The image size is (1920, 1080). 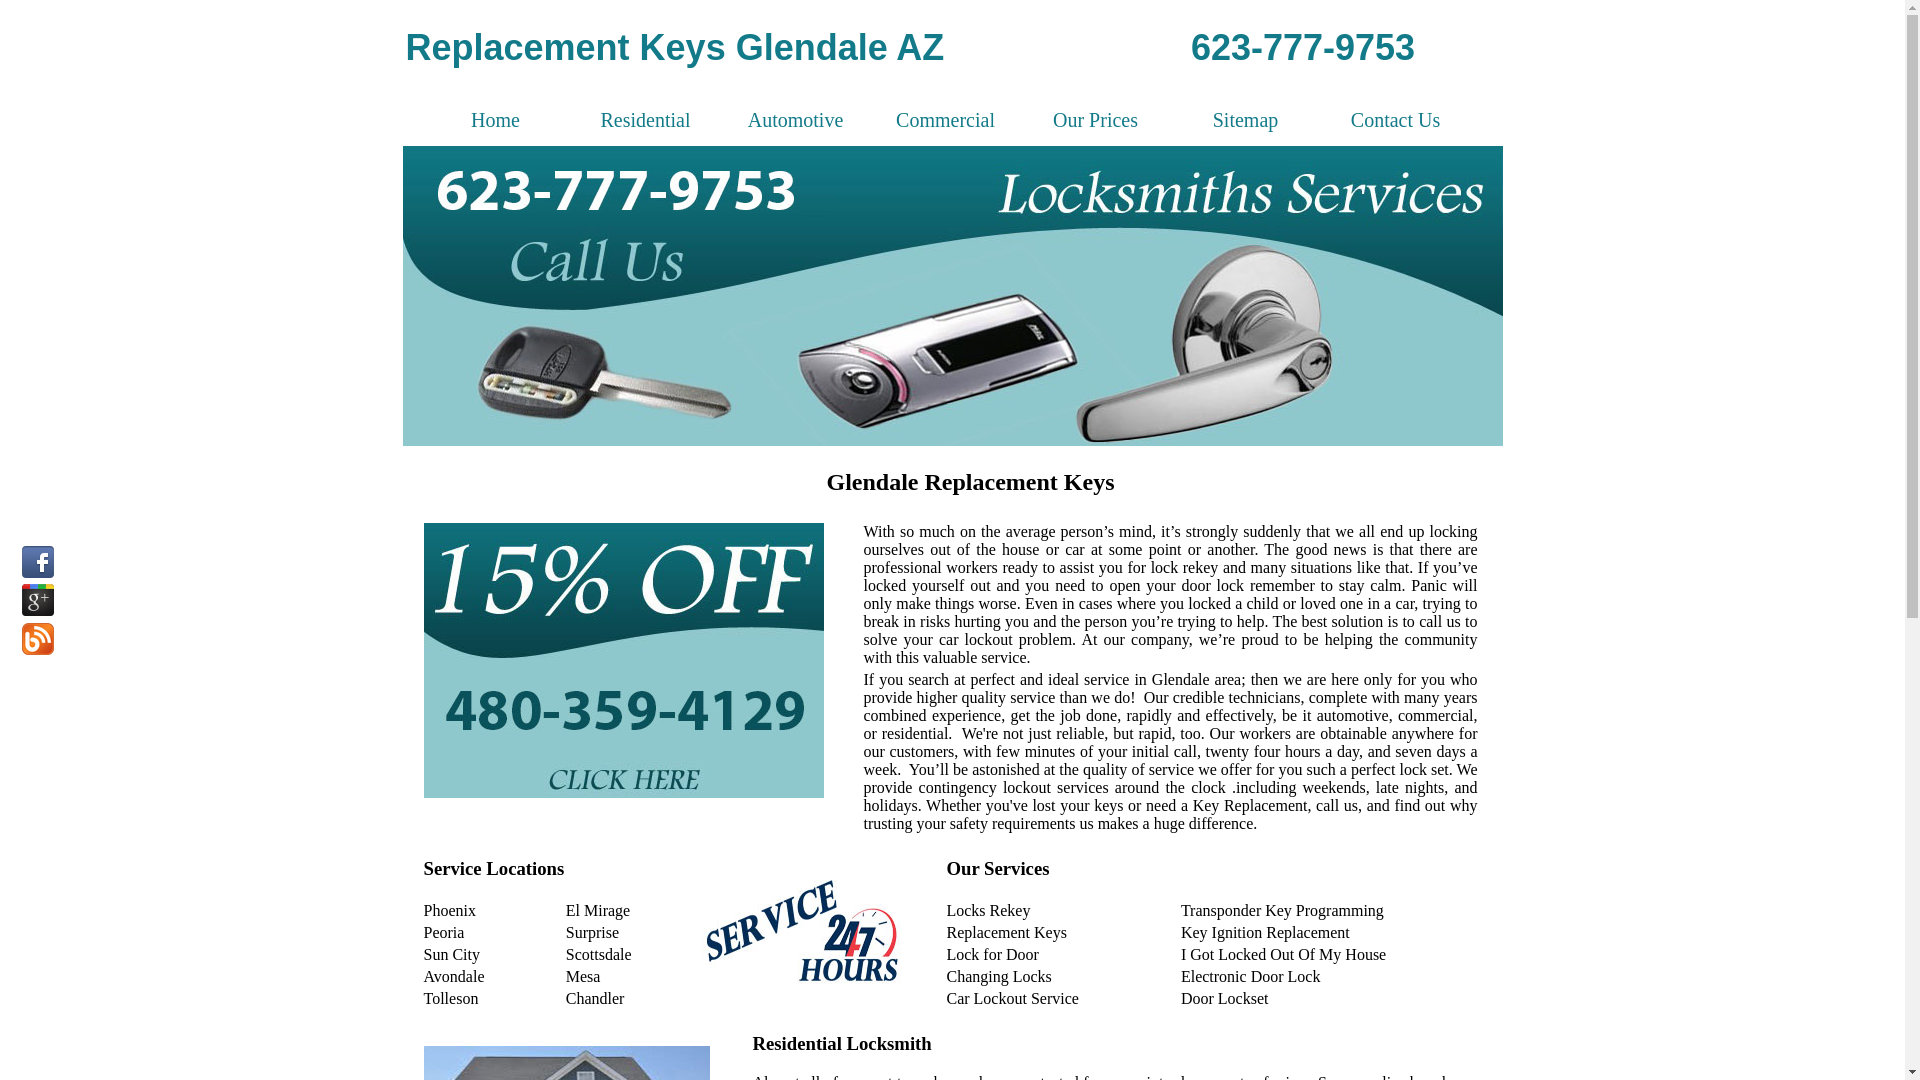 I want to click on 'Residential', so click(x=570, y=120).